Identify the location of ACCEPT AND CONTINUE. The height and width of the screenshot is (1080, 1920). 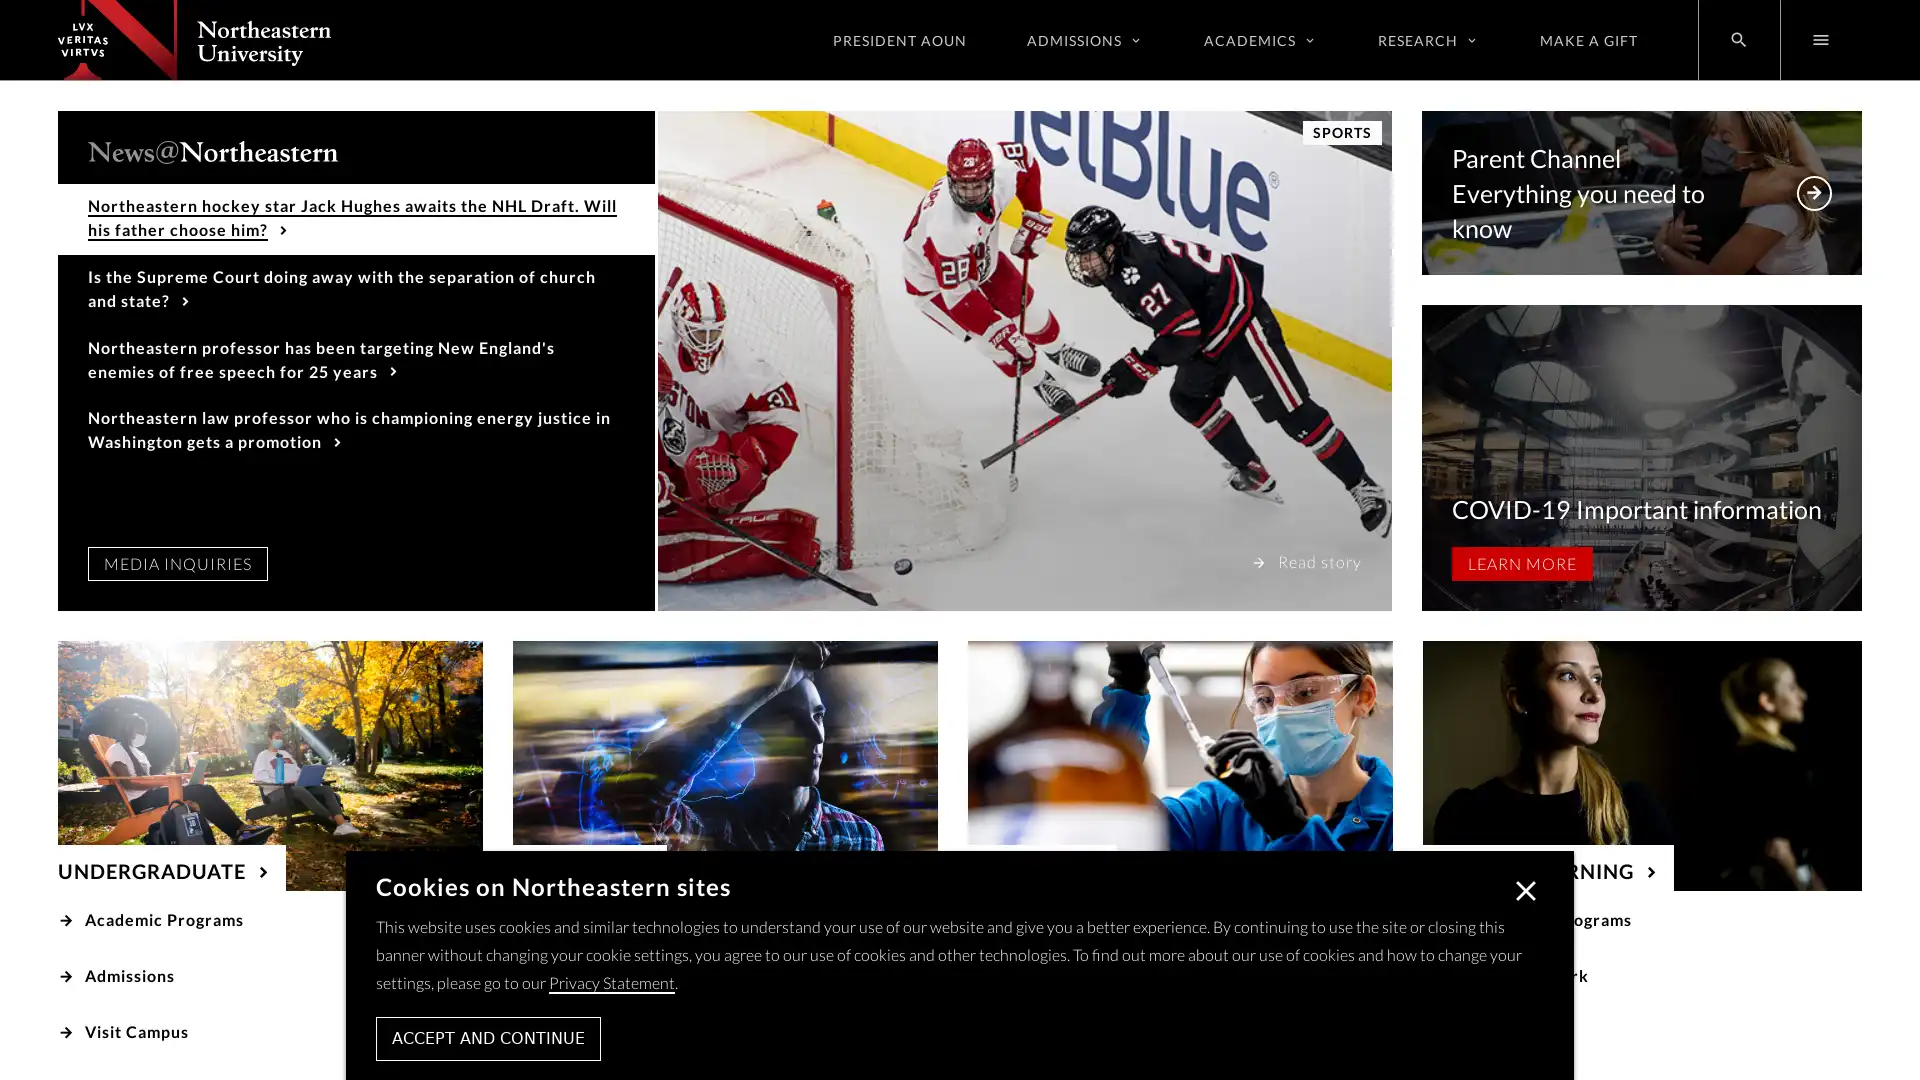
(487, 1037).